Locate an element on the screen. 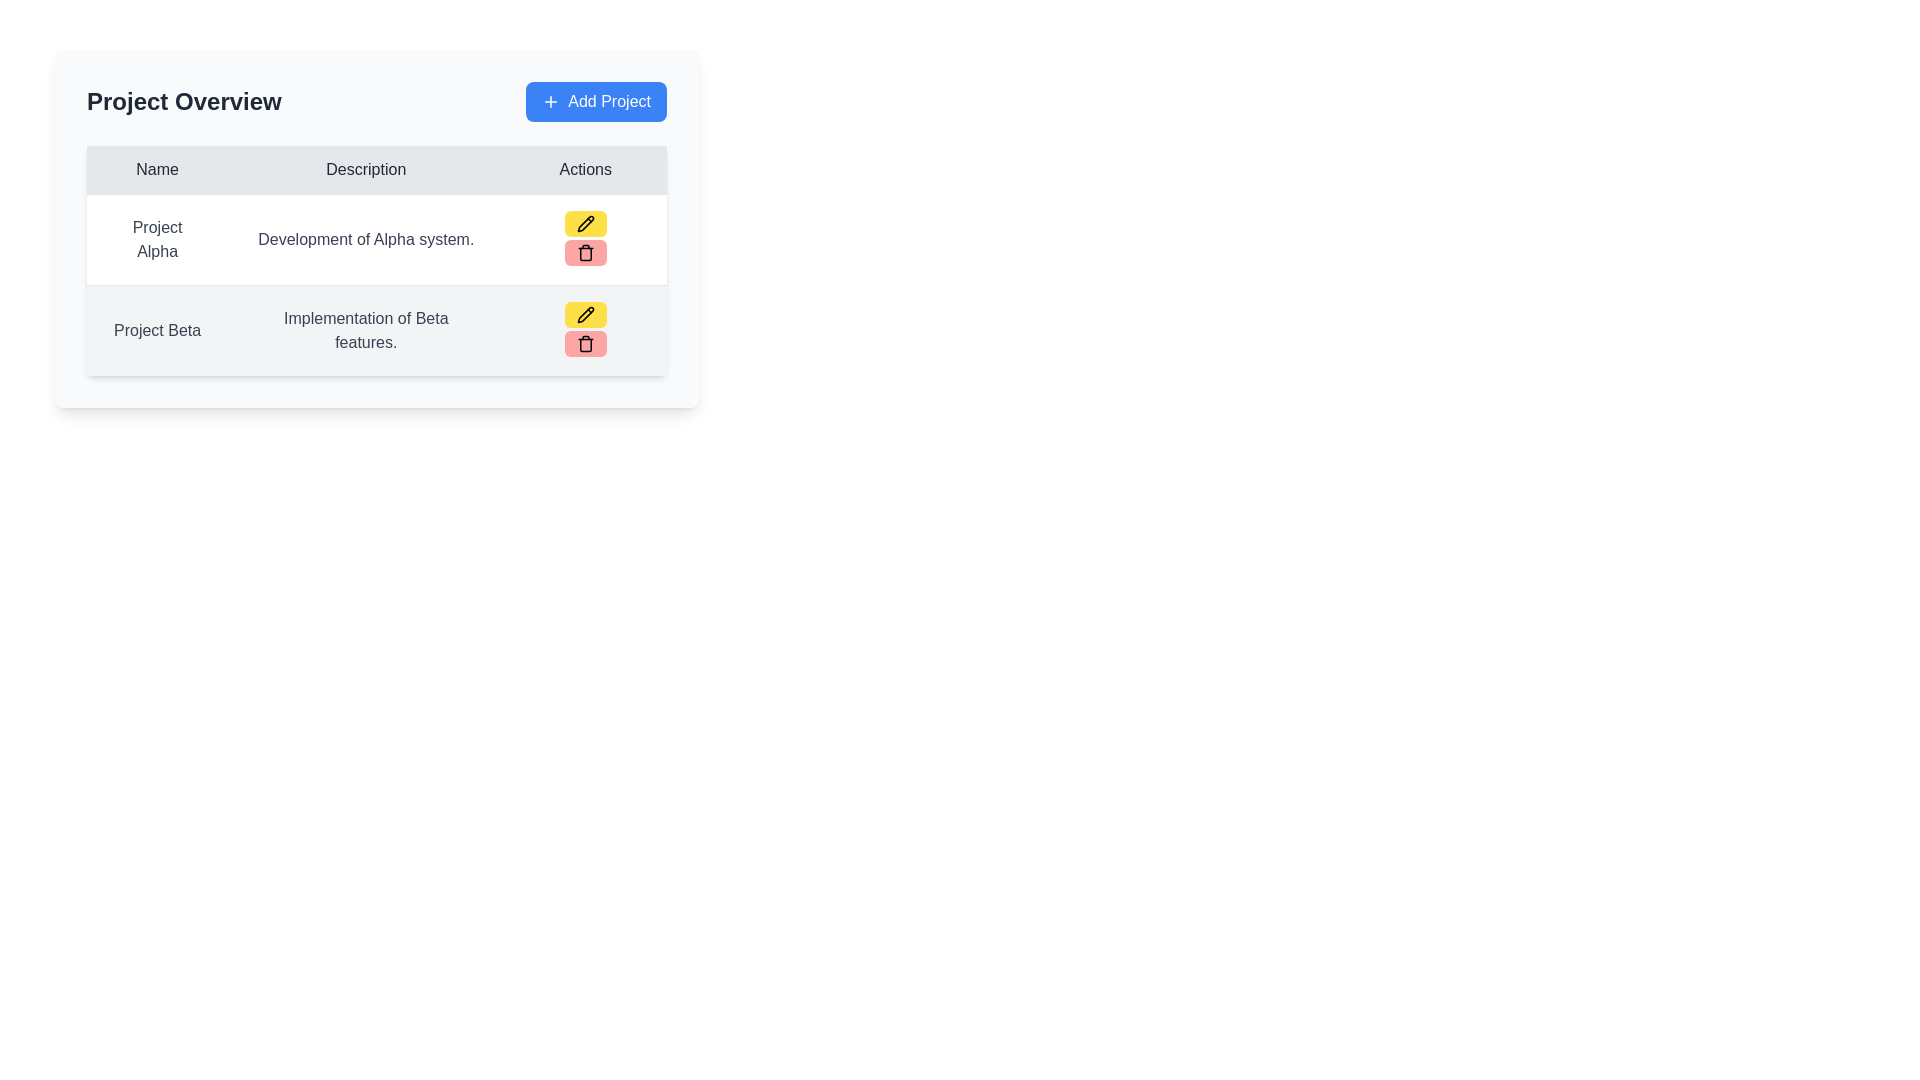 The image size is (1920, 1080). the first row of the project overview table that summarizes 'Project Alpha' is located at coordinates (377, 238).